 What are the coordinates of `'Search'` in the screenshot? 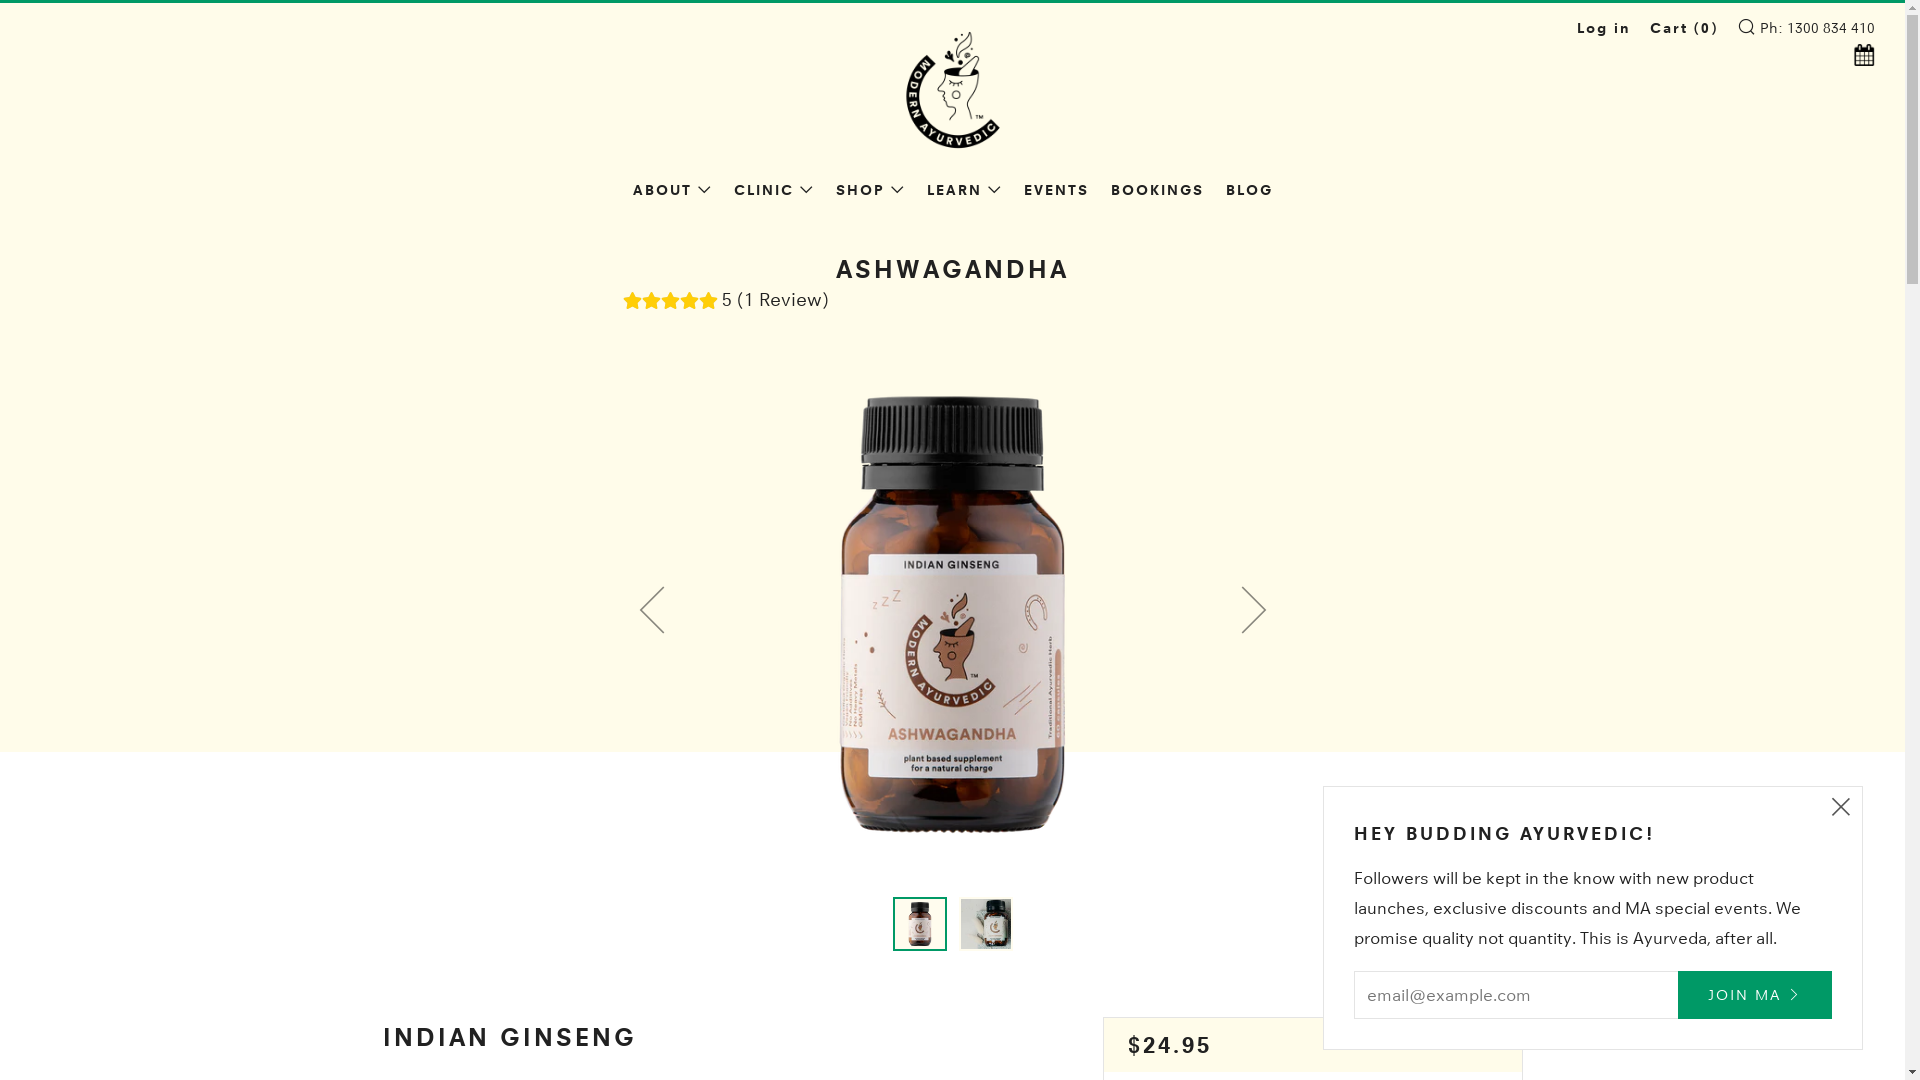 It's located at (1745, 26).